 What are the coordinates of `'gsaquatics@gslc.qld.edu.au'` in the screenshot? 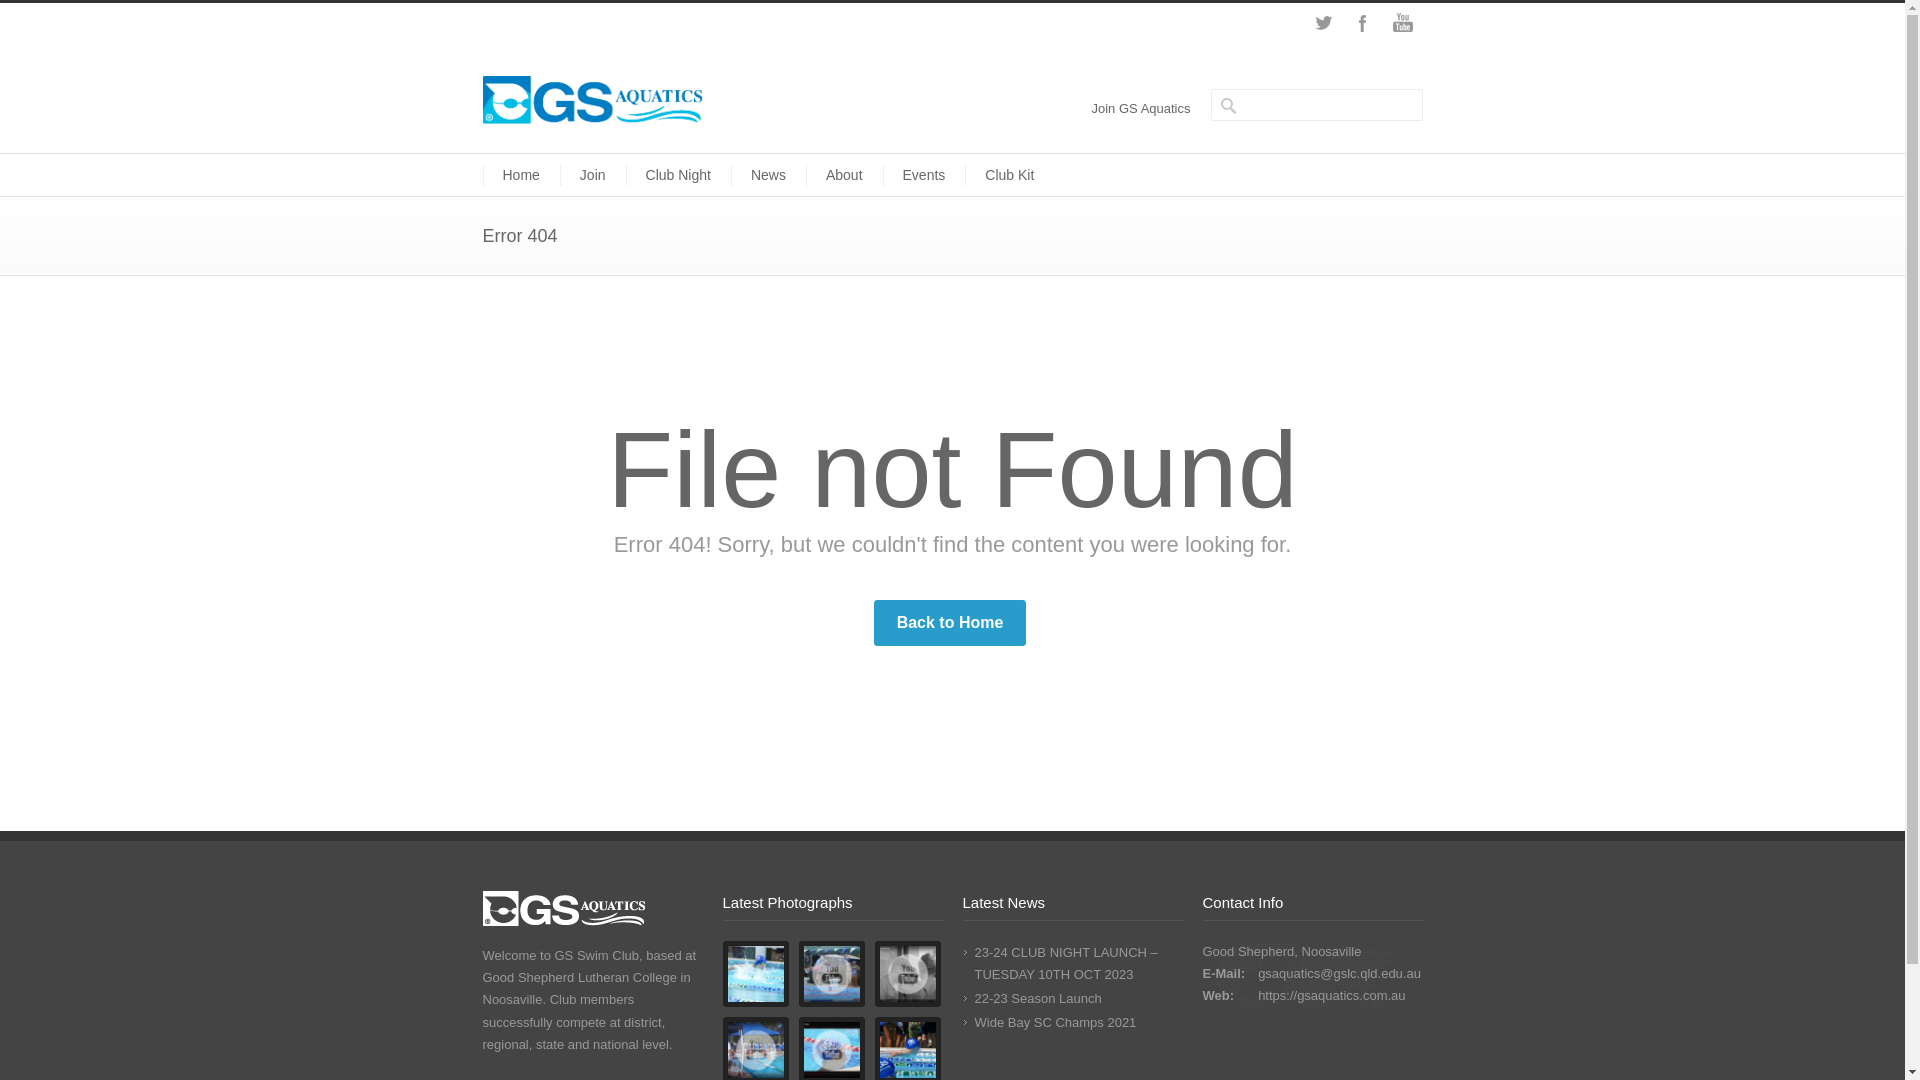 It's located at (1339, 972).